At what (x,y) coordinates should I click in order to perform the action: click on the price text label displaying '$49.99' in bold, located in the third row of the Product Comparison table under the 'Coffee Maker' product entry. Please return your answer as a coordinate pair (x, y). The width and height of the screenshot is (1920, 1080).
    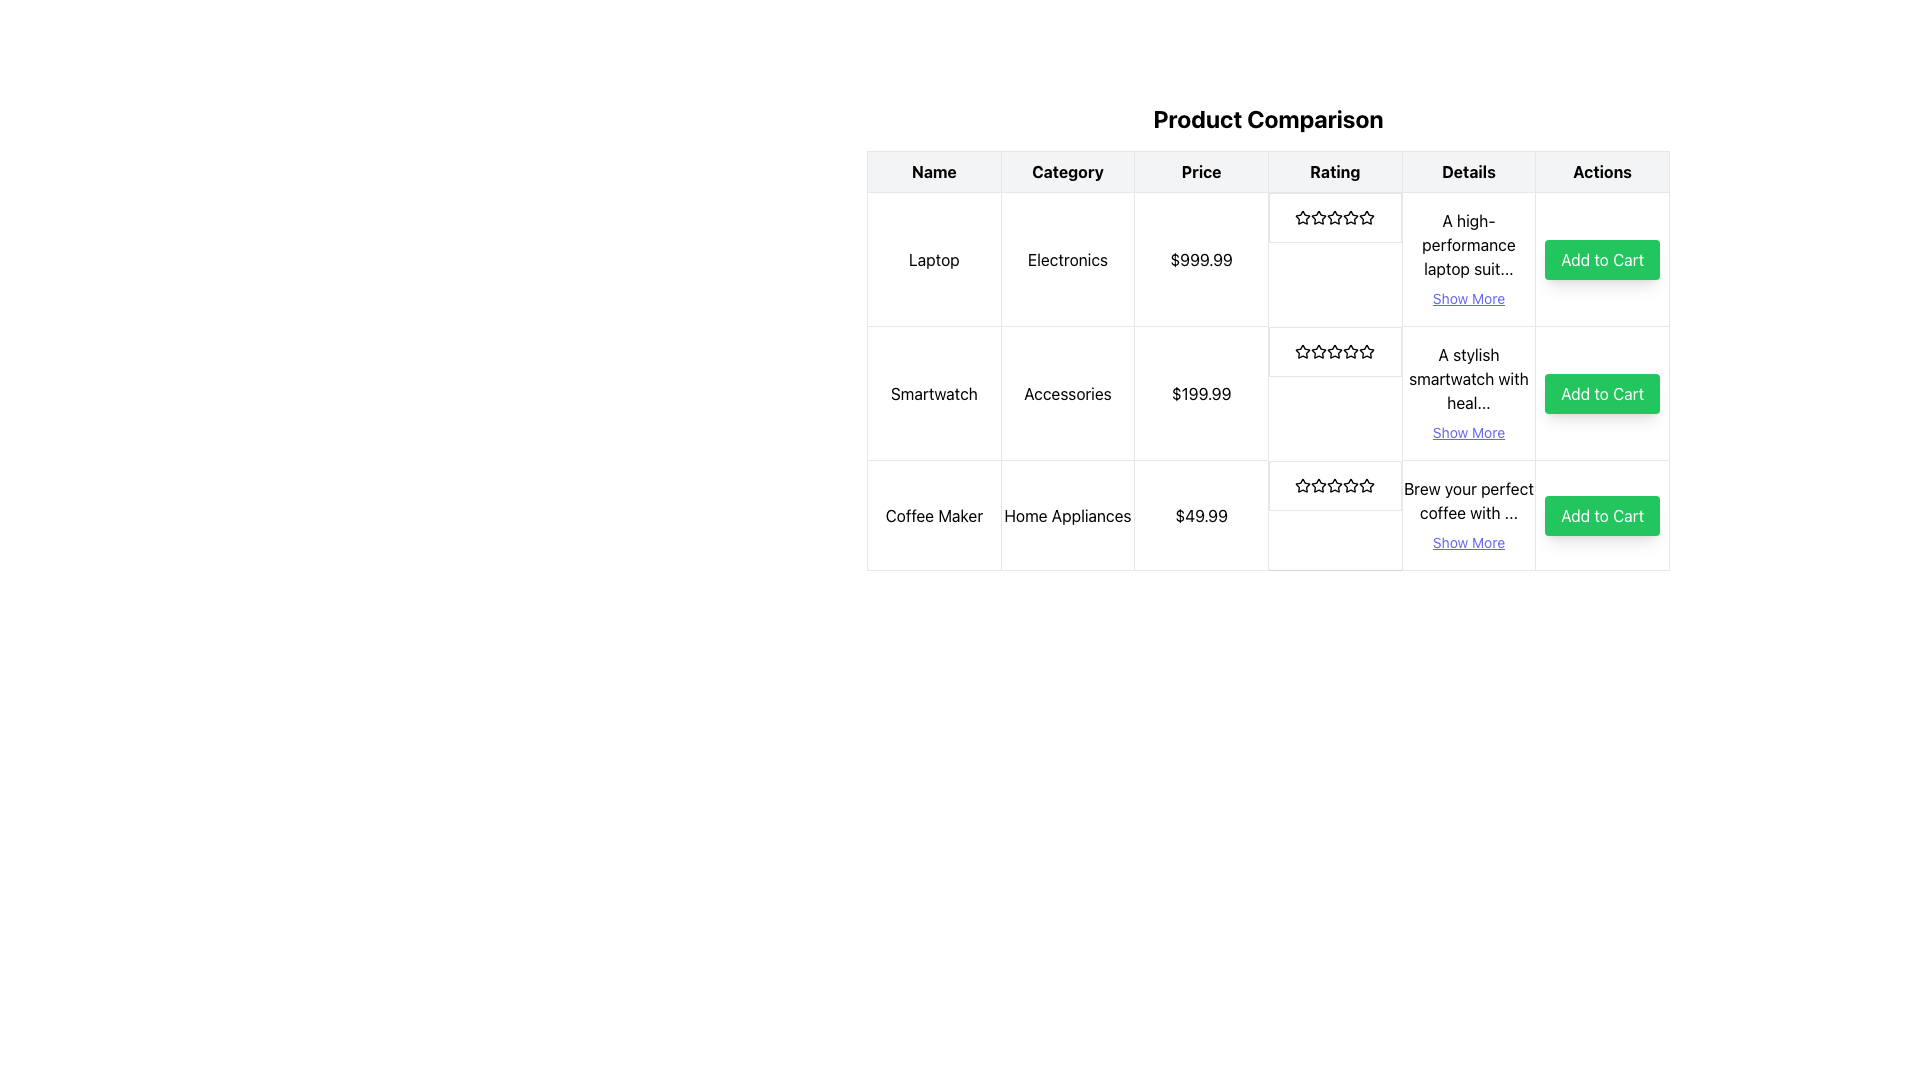
    Looking at the image, I should click on (1200, 514).